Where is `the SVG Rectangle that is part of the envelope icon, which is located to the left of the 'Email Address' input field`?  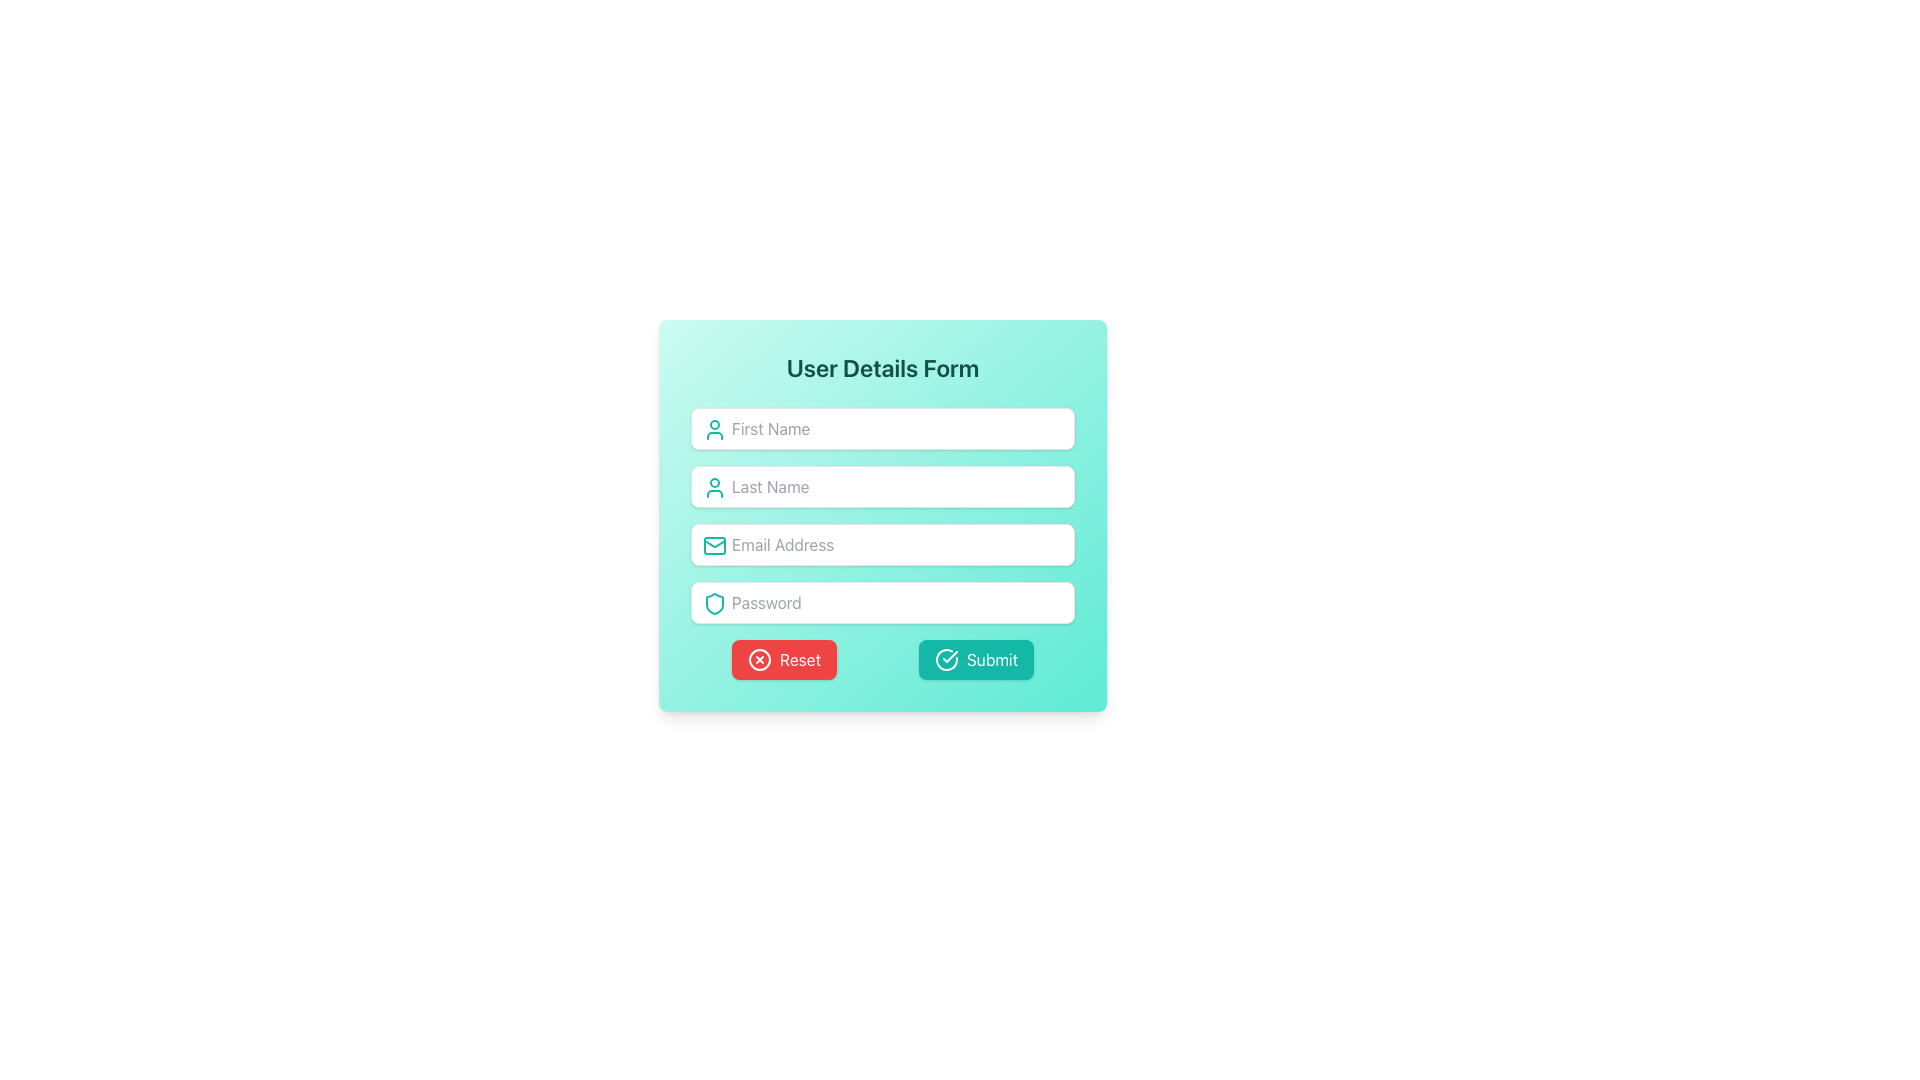
the SVG Rectangle that is part of the envelope icon, which is located to the left of the 'Email Address' input field is located at coordinates (715, 546).